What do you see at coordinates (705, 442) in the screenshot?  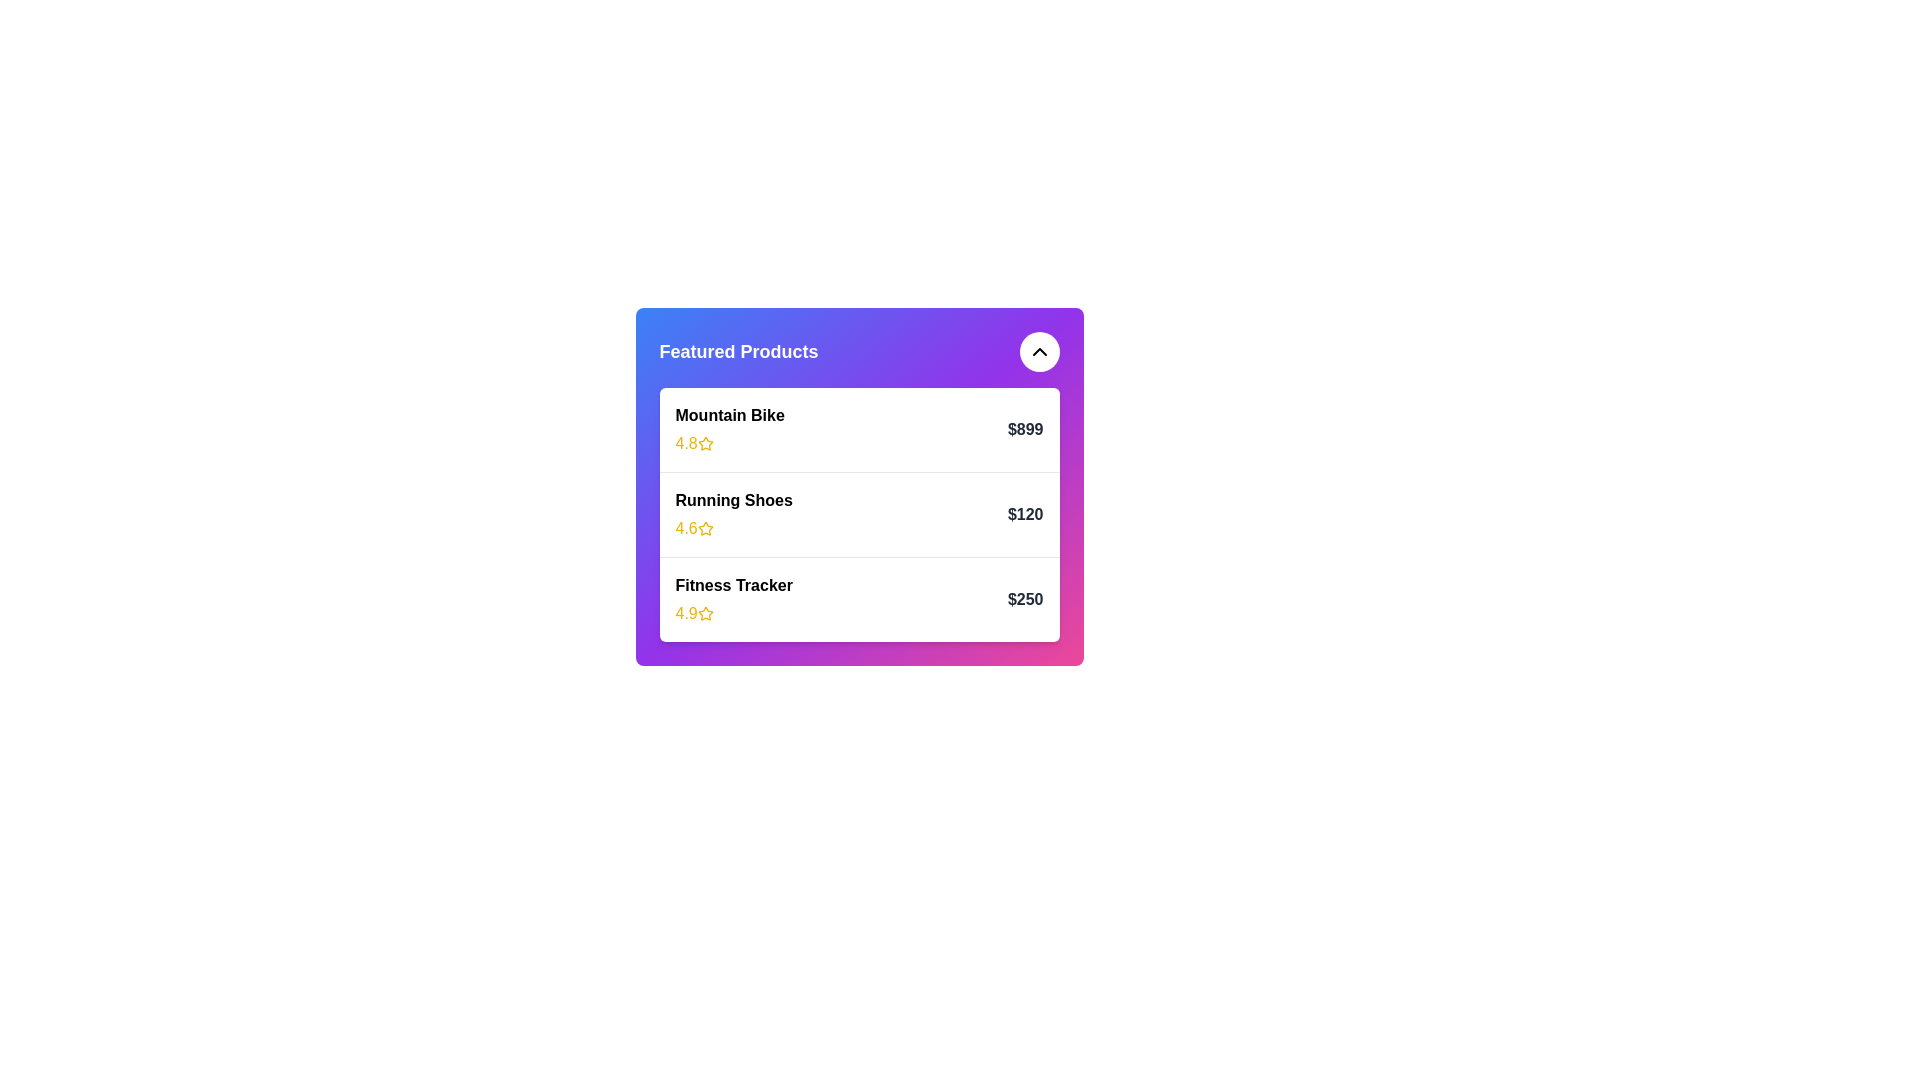 I see `the star-shaped yellow icon located to the right of the text '4.8' in the 'Mountain Bike' row of the featured products card` at bounding box center [705, 442].